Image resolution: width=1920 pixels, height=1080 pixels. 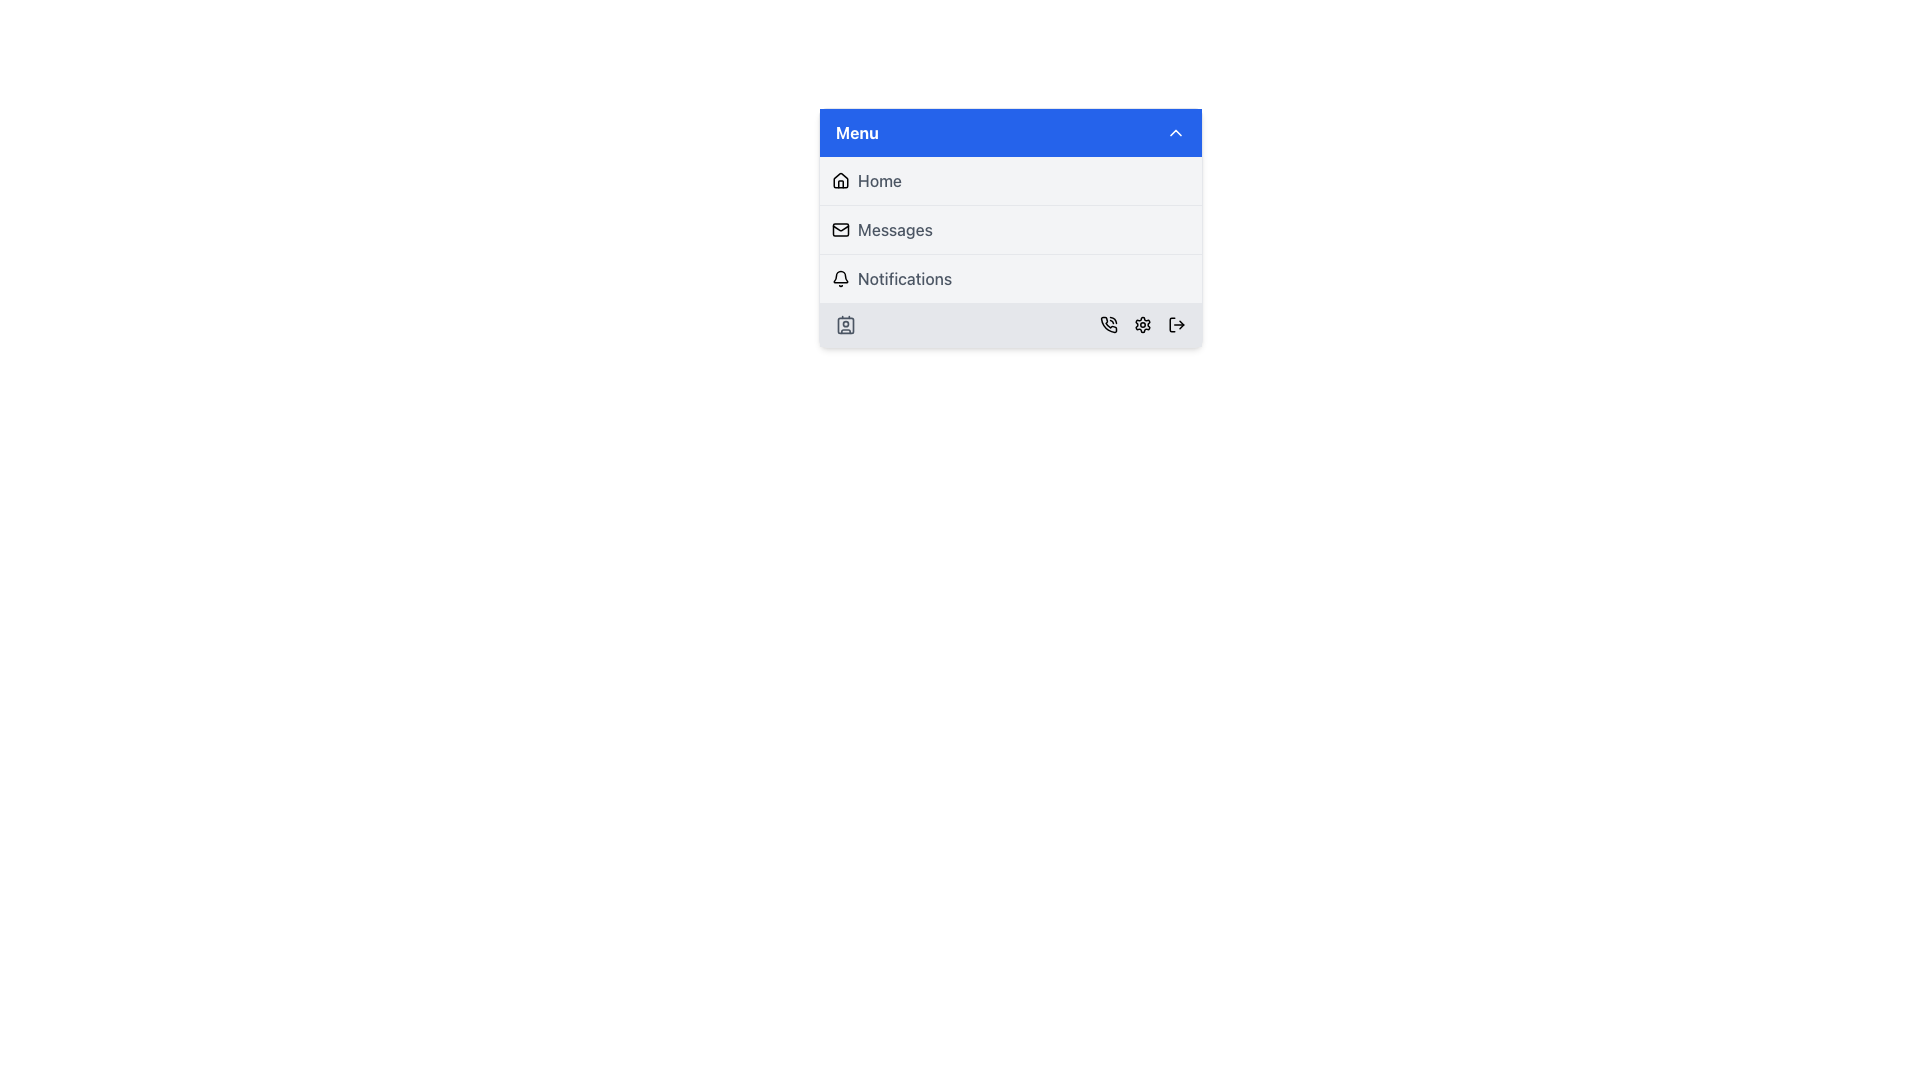 I want to click on the 'Home' button located at the top of the menu dropdown, which is the first item above 'Messages' and 'Notifications', so click(x=1011, y=181).